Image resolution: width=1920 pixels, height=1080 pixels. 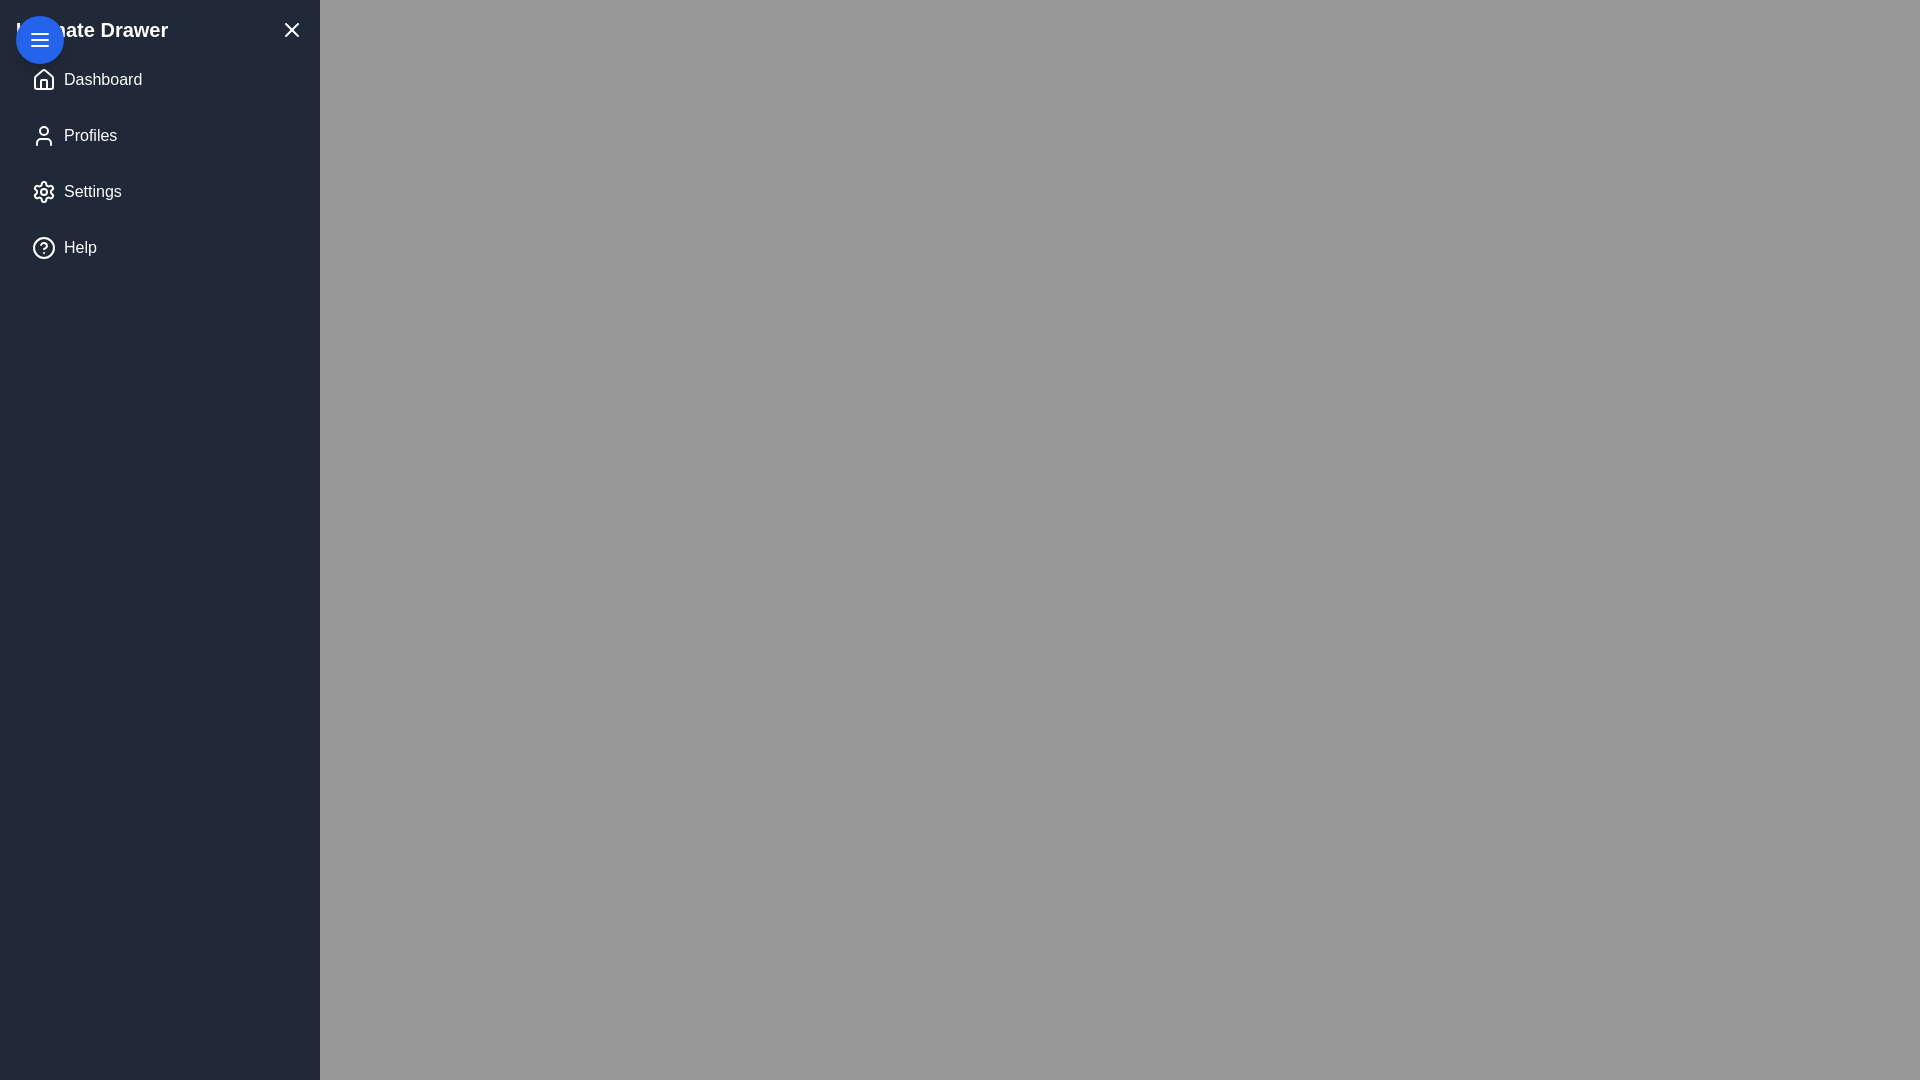 I want to click on the help icon located in the left navigation drawer, which is positioned to the left of the 'Help' text, so click(x=43, y=246).